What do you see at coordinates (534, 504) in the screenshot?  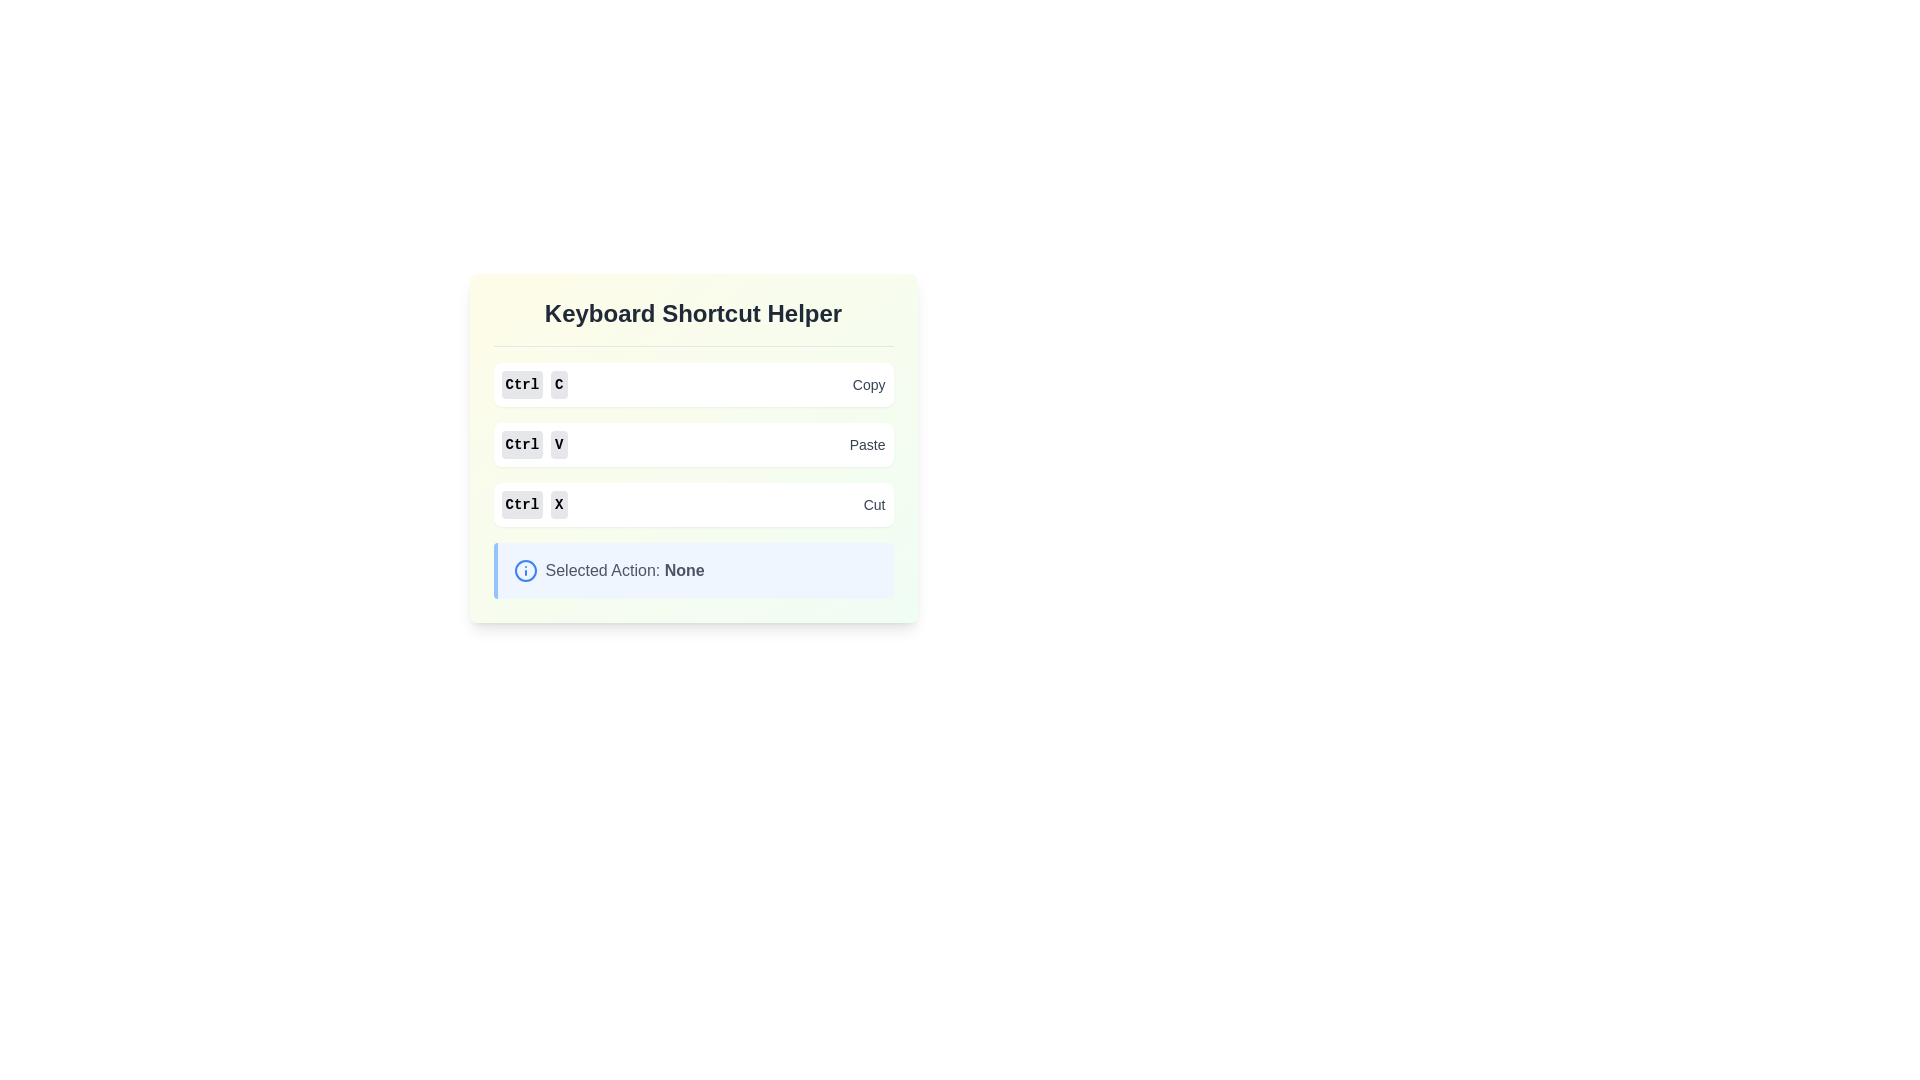 I see `text of the 'Ctrl' and 'X' command label in the 'Keyboard Shortcut Helper' interface, which is styled with a gray rounded rectangle and positioned in the third row below the 'Copy' and 'Paste' commands` at bounding box center [534, 504].